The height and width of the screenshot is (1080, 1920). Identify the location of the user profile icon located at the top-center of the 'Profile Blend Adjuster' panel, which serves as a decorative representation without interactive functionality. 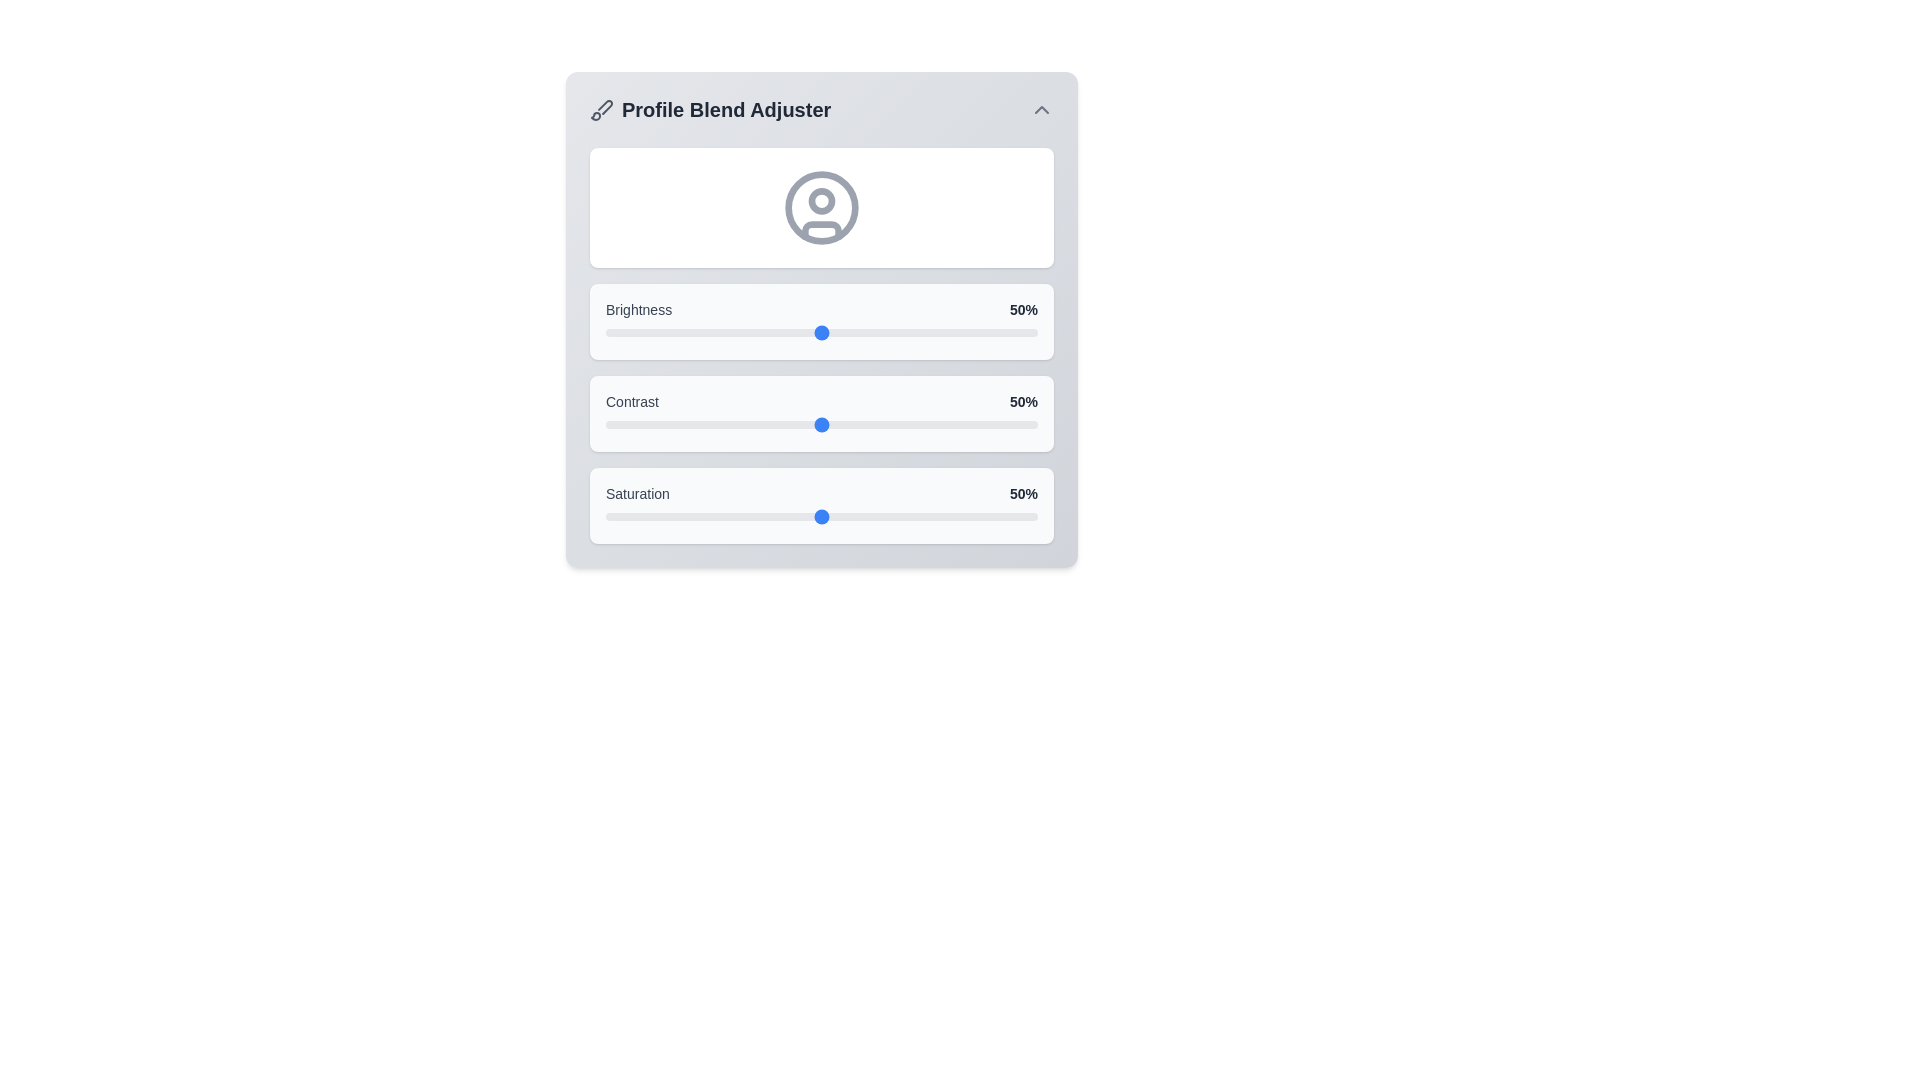
(821, 208).